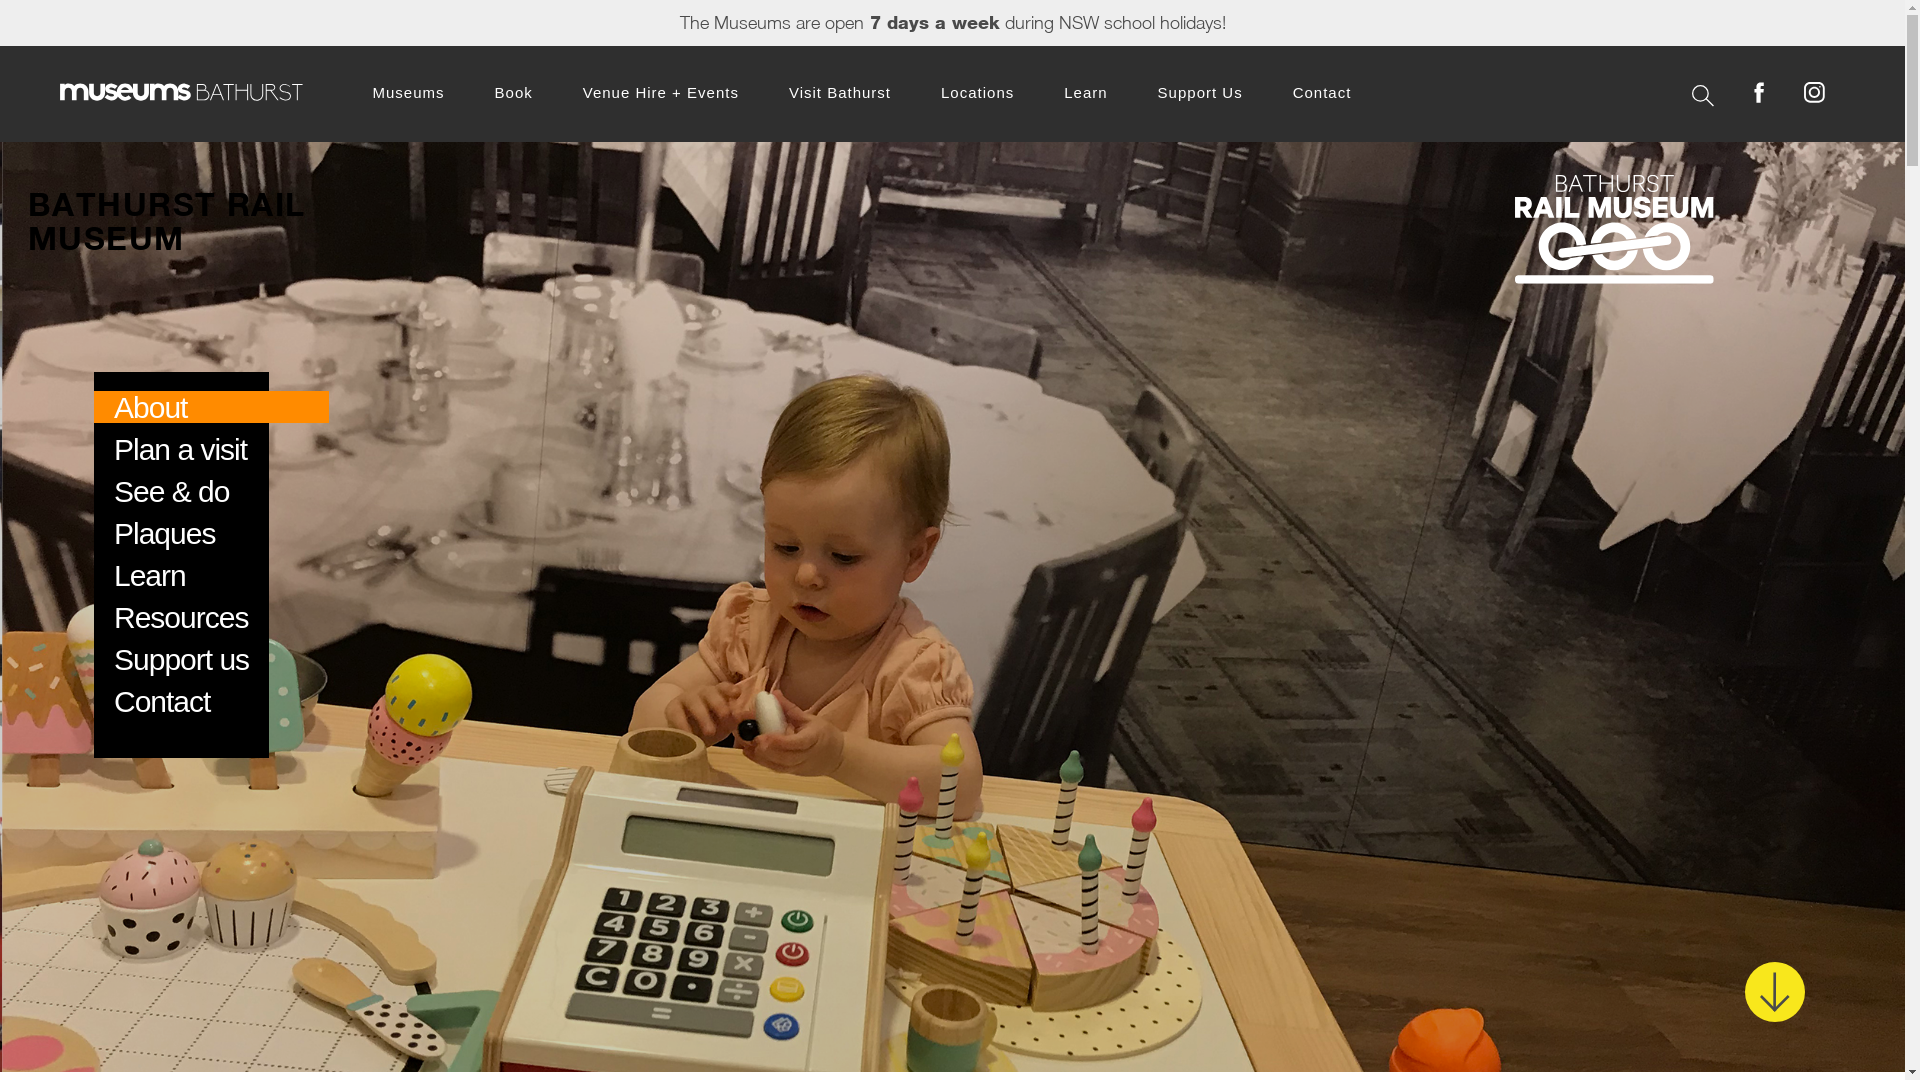 Image resolution: width=1920 pixels, height=1080 pixels. What do you see at coordinates (148, 575) in the screenshot?
I see `'Learn'` at bounding box center [148, 575].